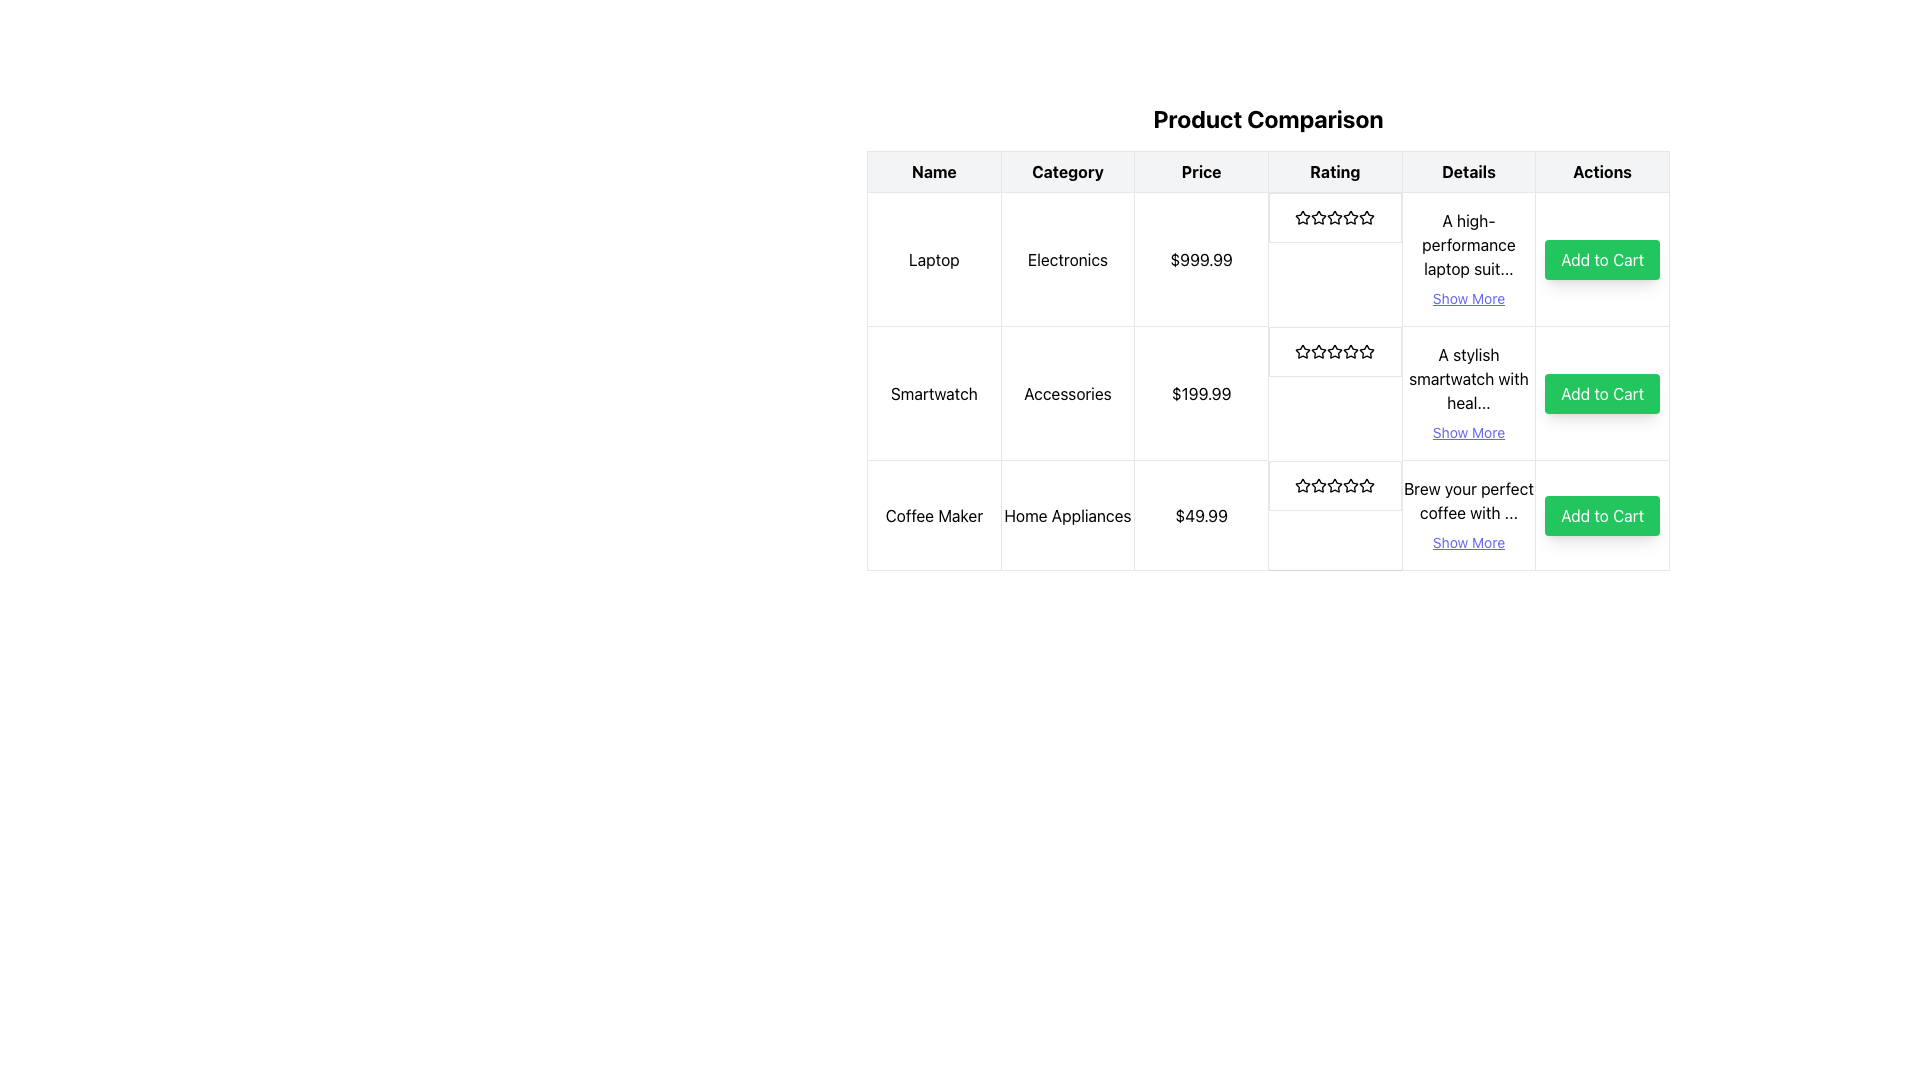 The image size is (1920, 1080). What do you see at coordinates (1319, 485) in the screenshot?
I see `the third star icon with a black outline in the rating system for 'Coffee Maker' to rate it` at bounding box center [1319, 485].